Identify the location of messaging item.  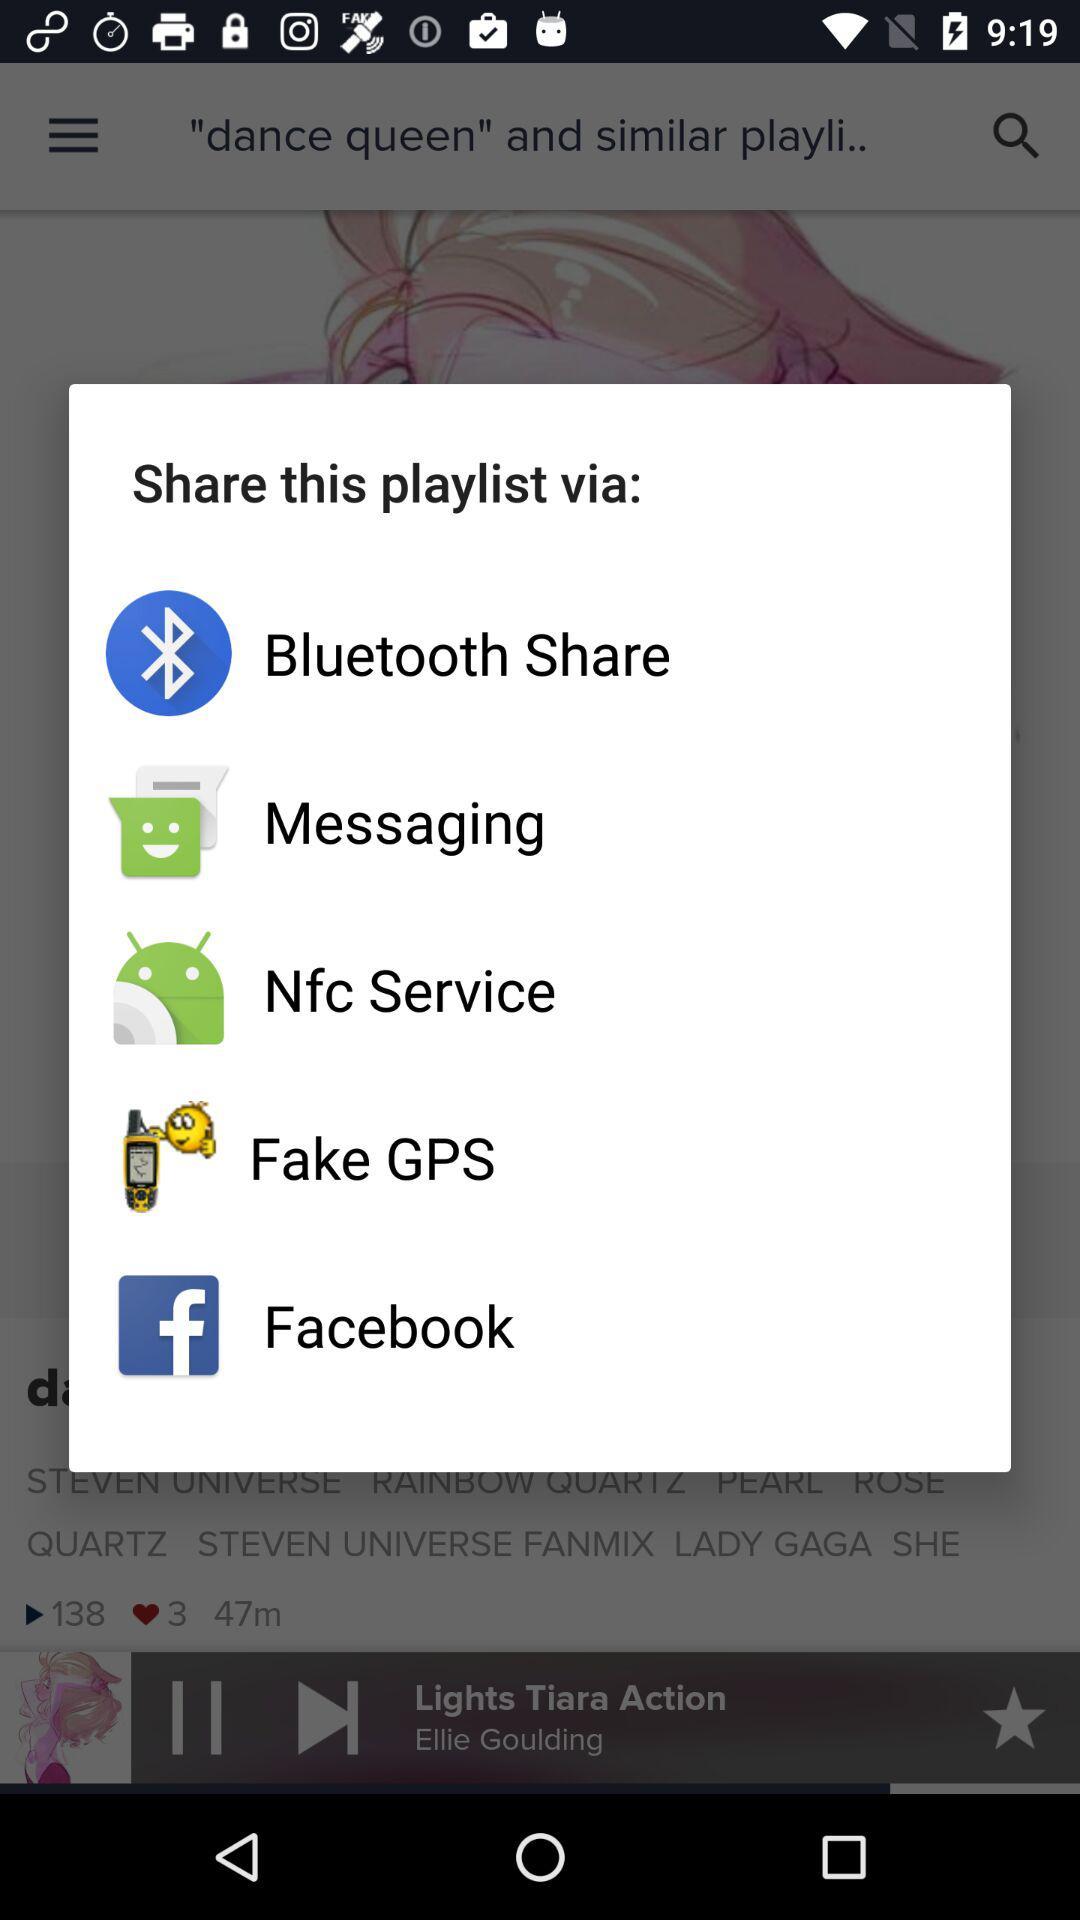
(540, 821).